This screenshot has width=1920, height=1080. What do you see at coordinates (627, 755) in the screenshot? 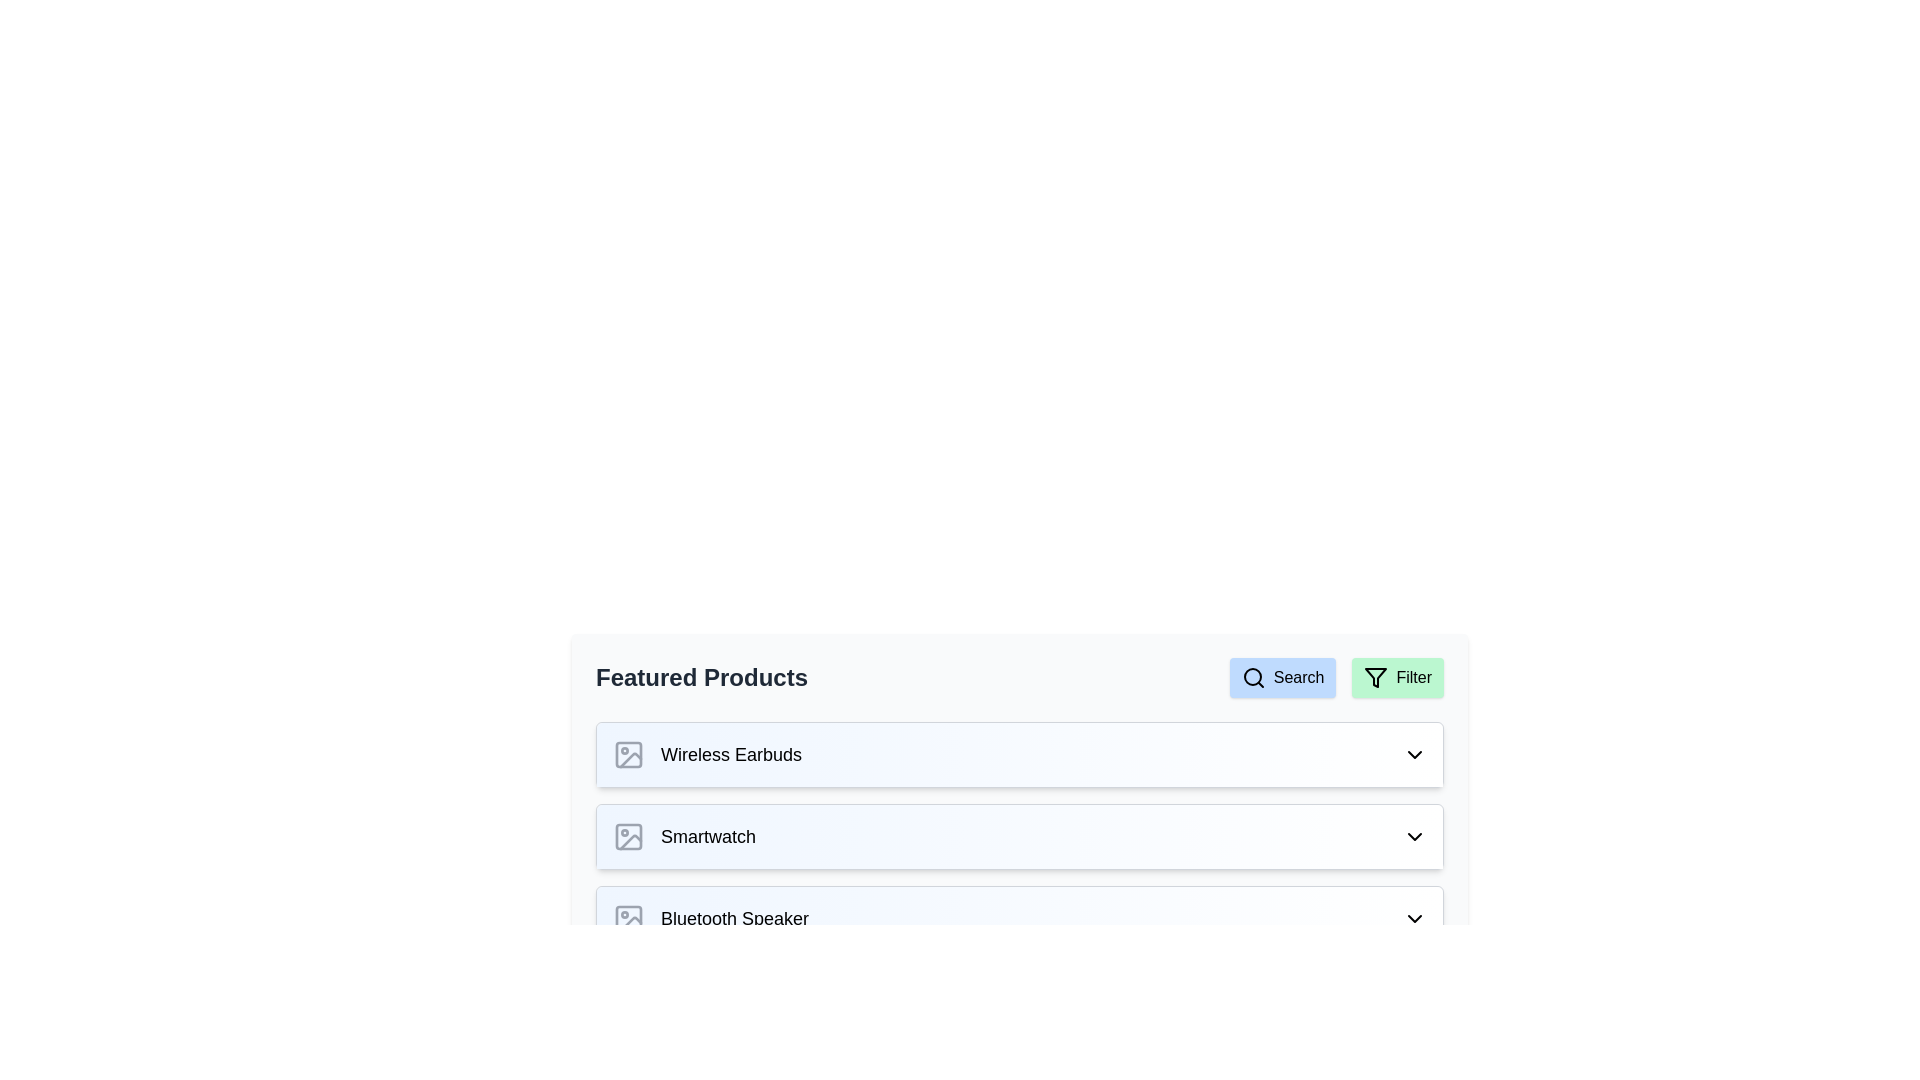
I see `the image-related action icon located to the left of the 'Wireless Earbuds' text in the 'Featured Products' section` at bounding box center [627, 755].